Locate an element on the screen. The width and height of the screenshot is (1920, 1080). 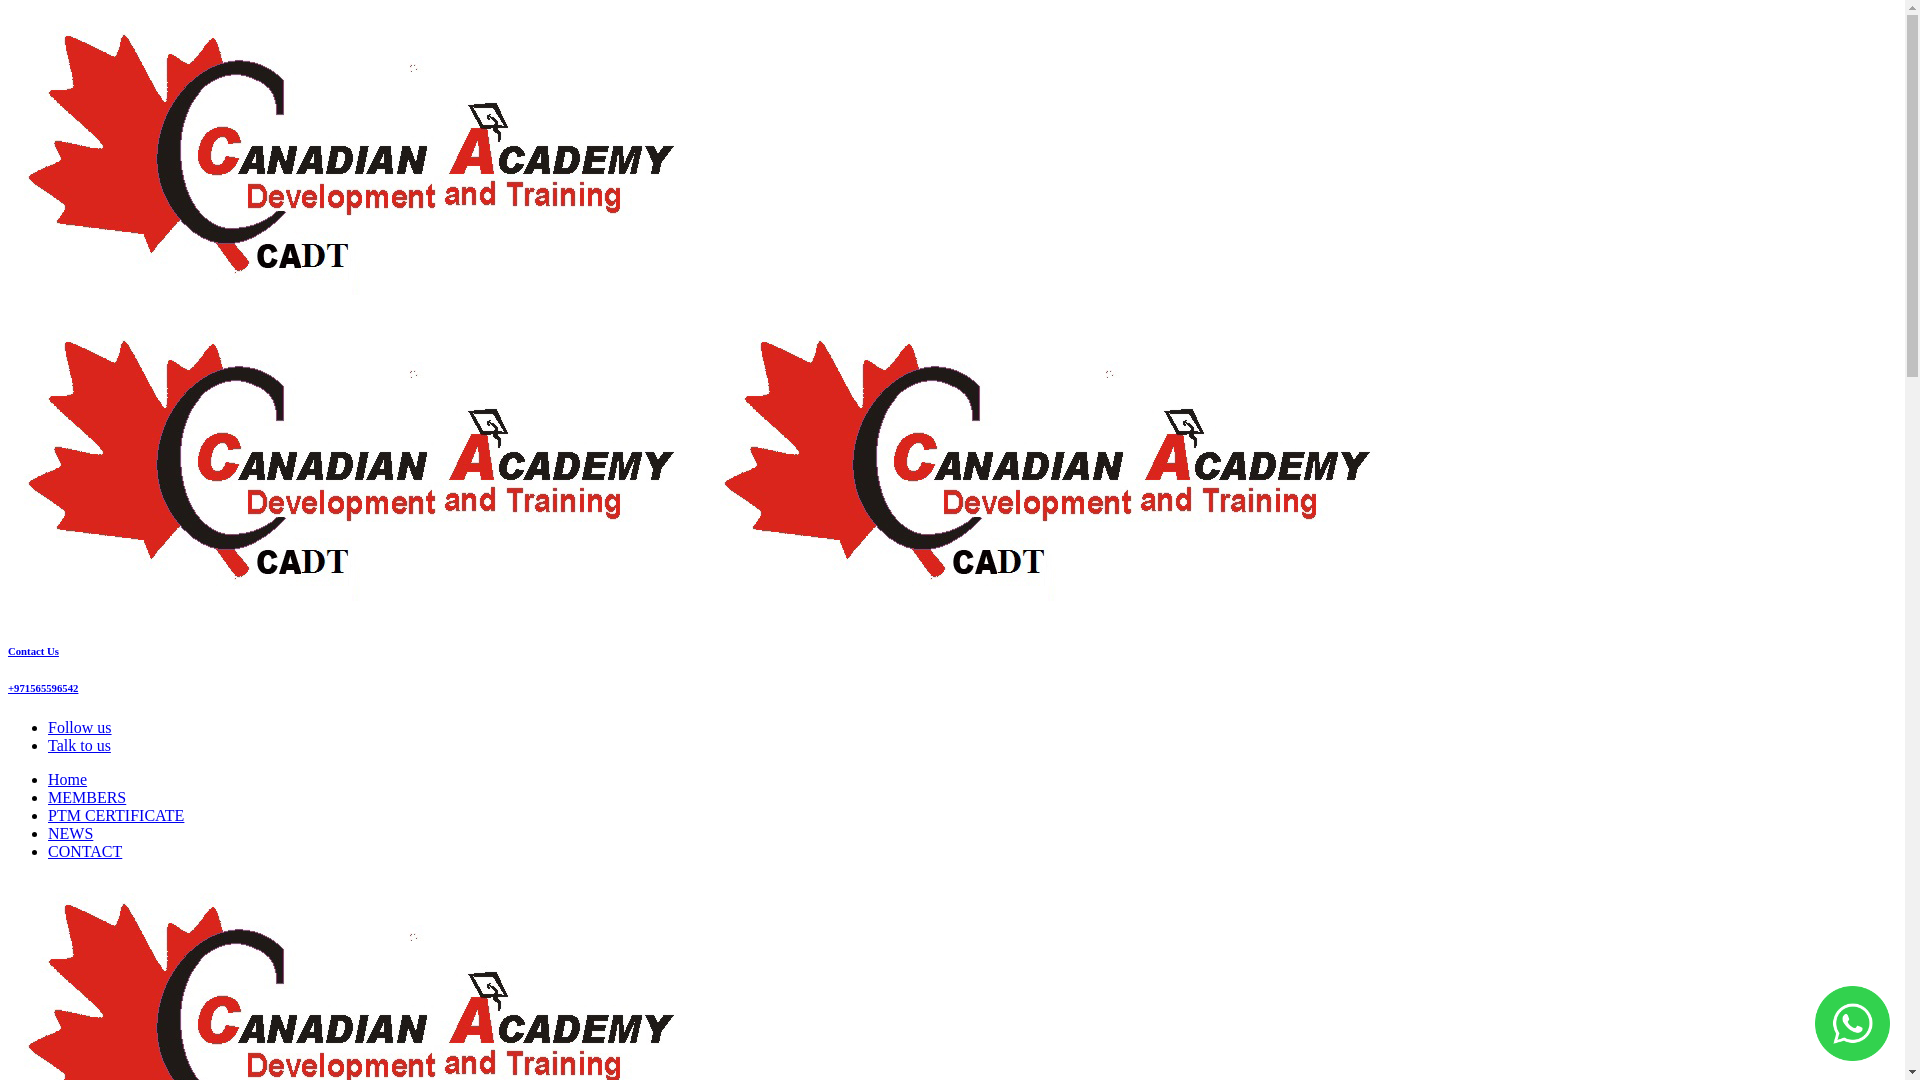
'Follow us' is located at coordinates (80, 727).